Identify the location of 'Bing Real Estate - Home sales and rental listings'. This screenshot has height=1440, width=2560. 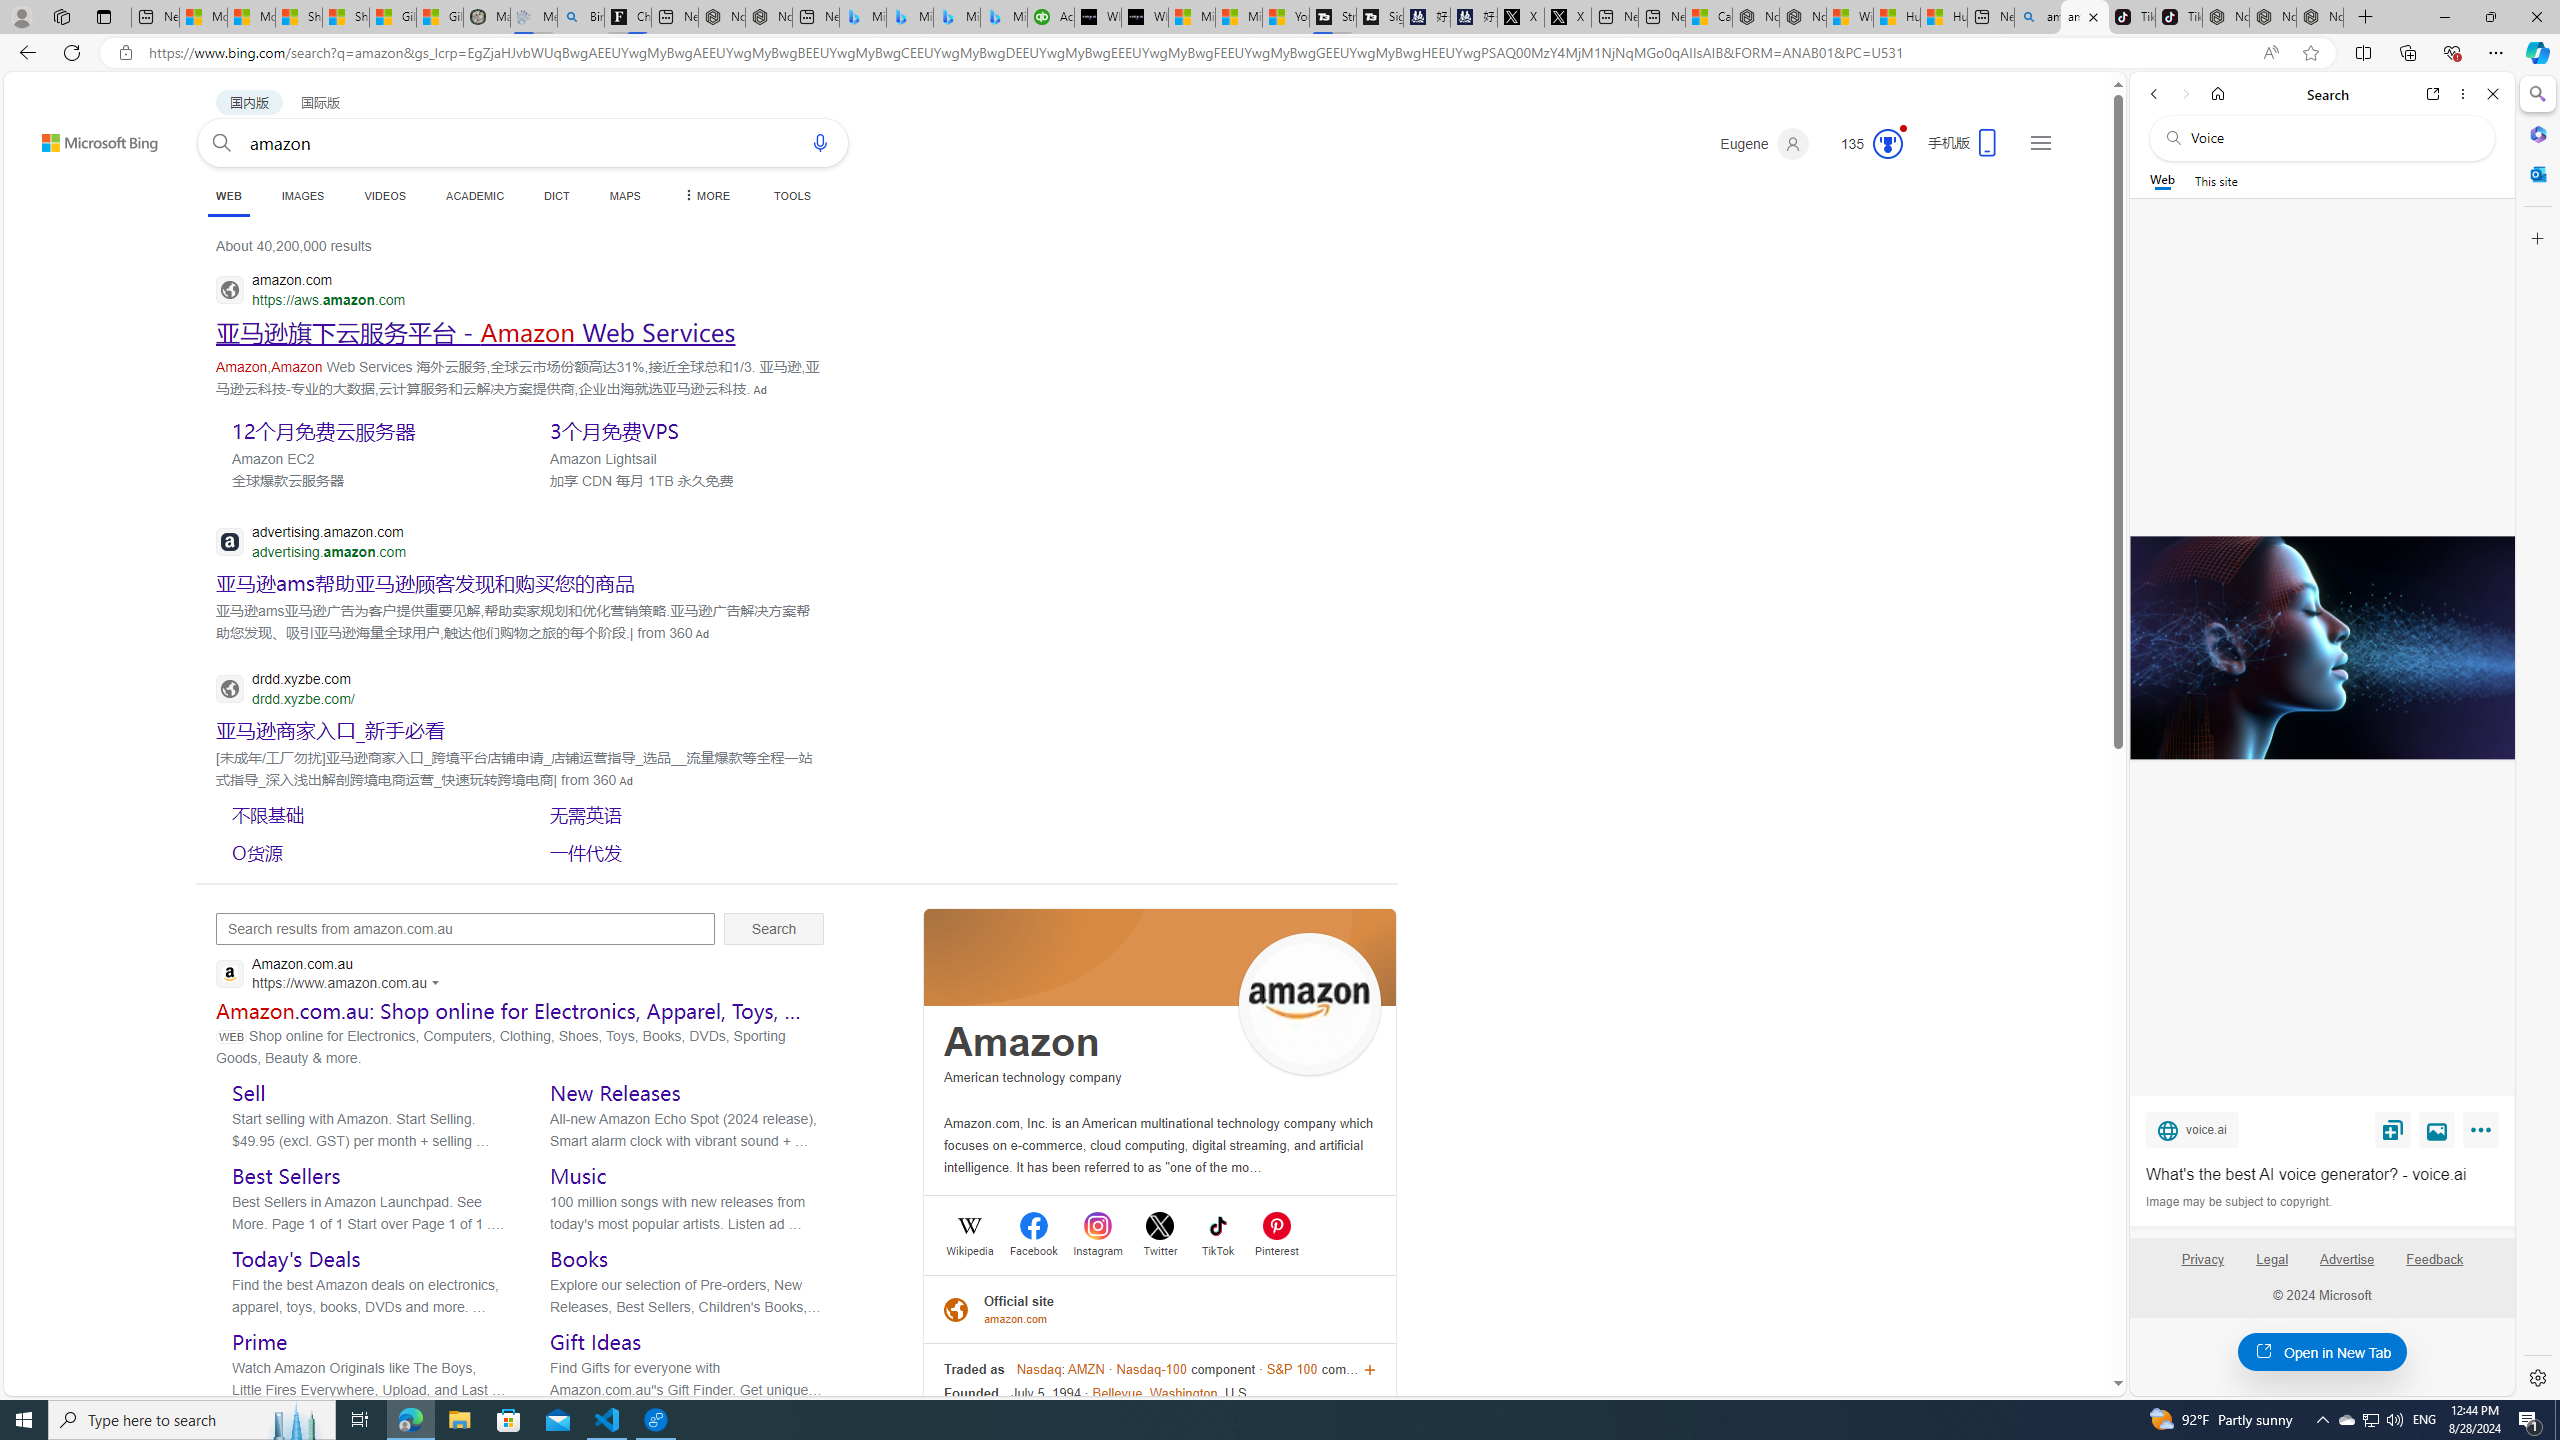
(578, 16).